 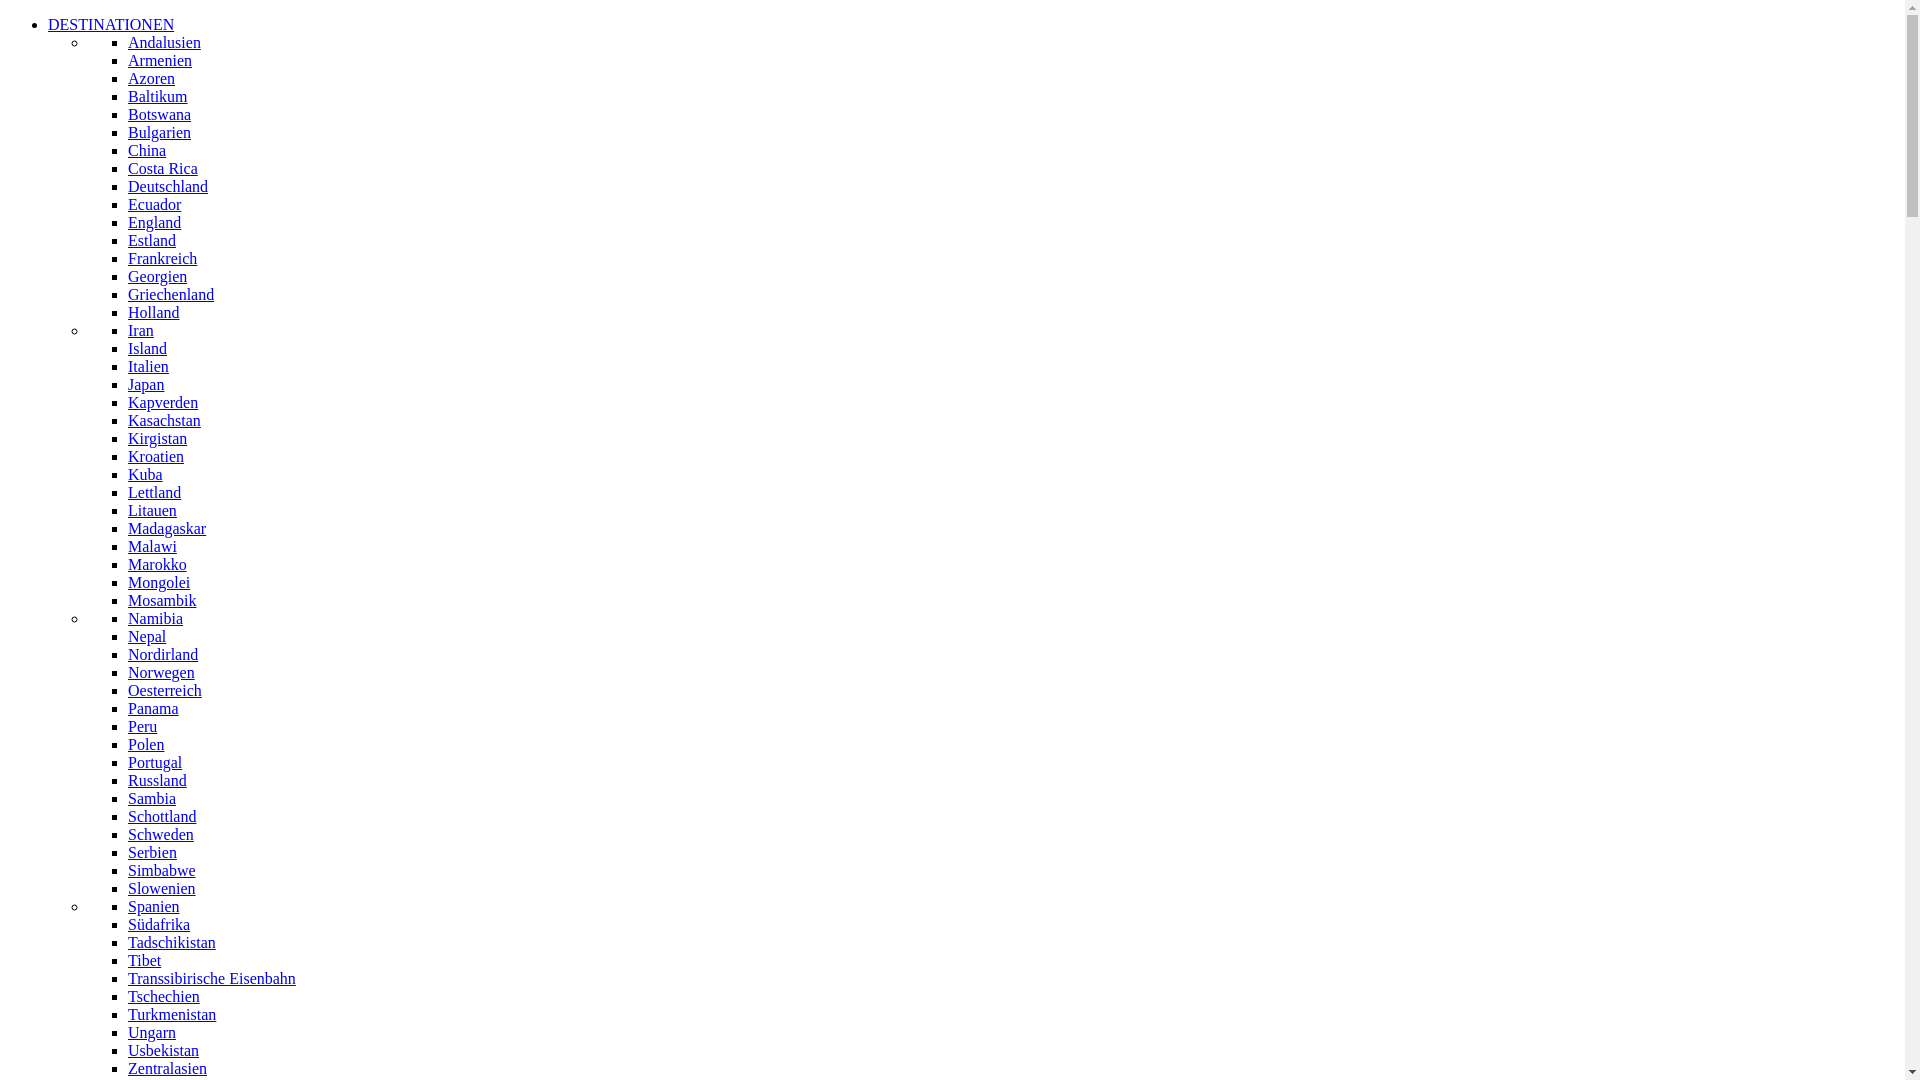 I want to click on 'Transsibirische Eisenbahn', so click(x=211, y=977).